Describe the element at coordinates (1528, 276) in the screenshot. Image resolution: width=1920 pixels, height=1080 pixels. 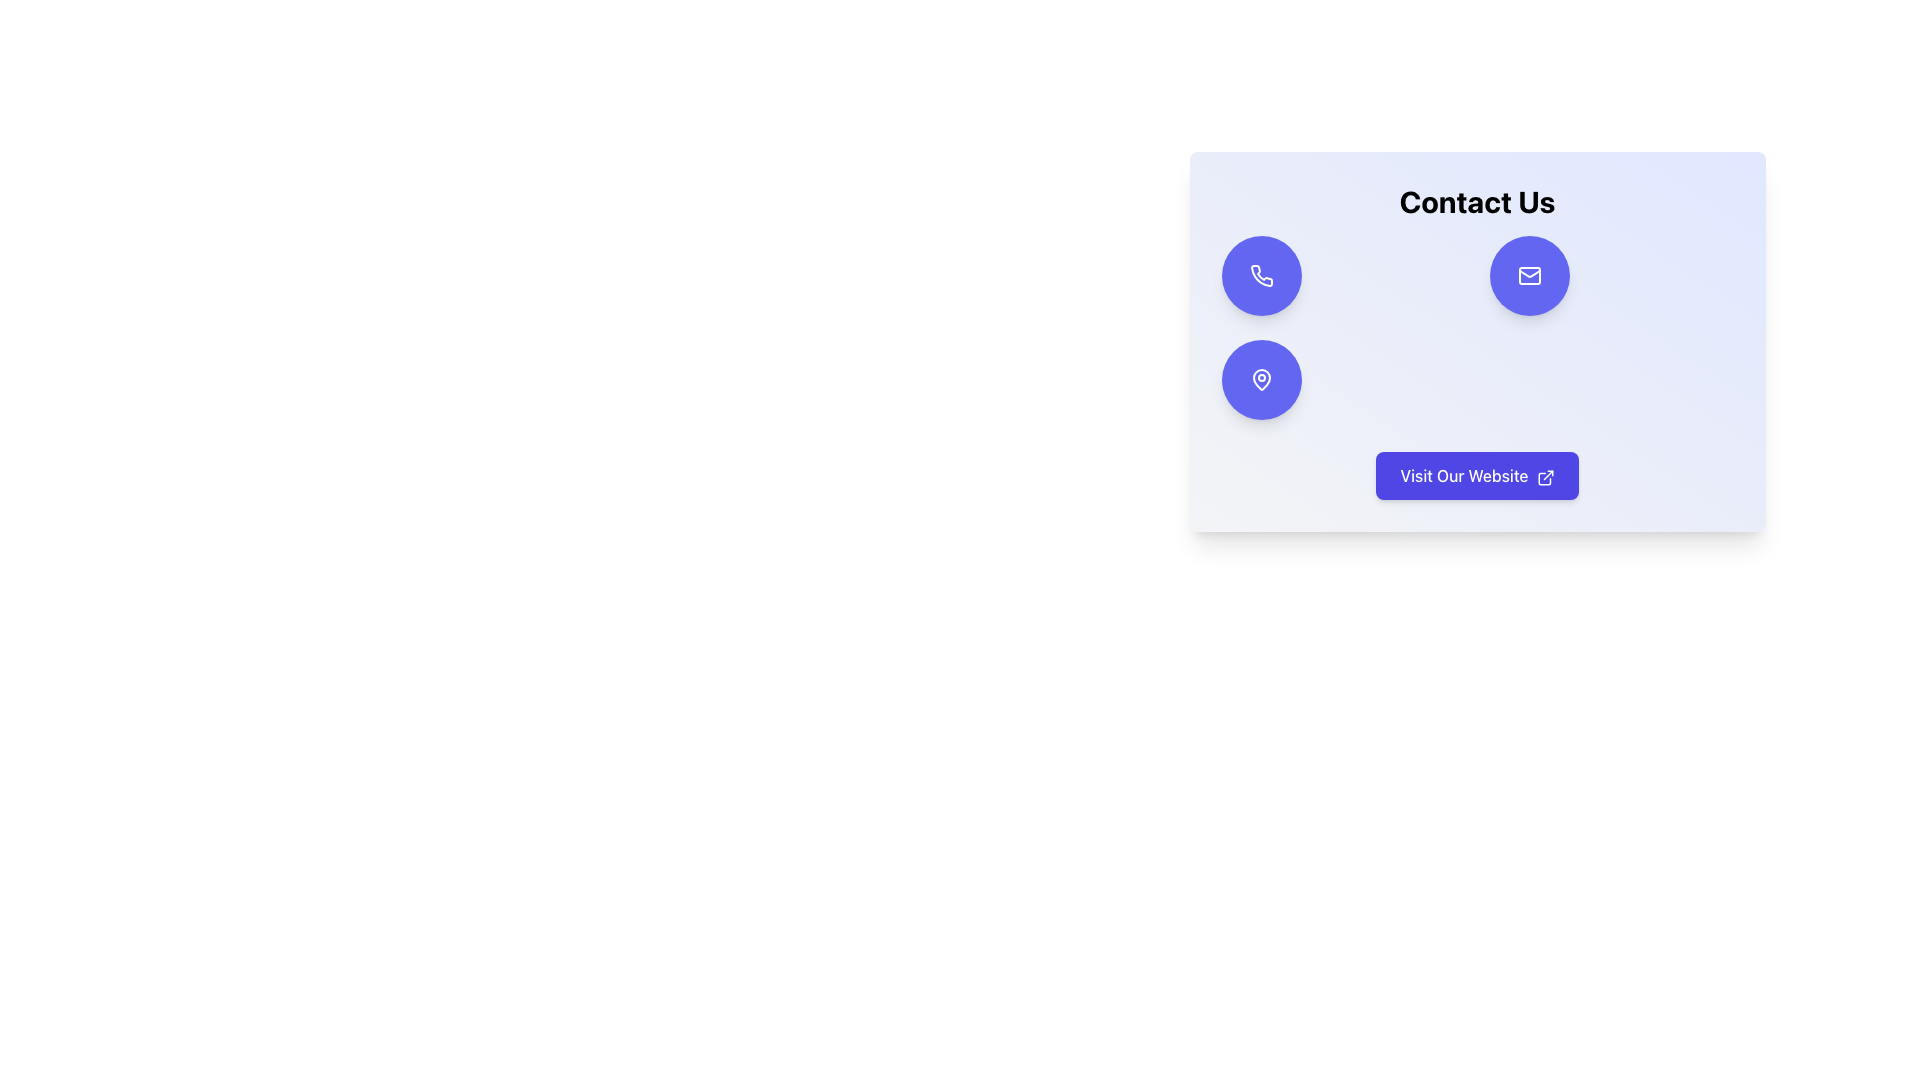
I see `the mail icon button located at the top-right position relative to the phone and location icons` at that location.